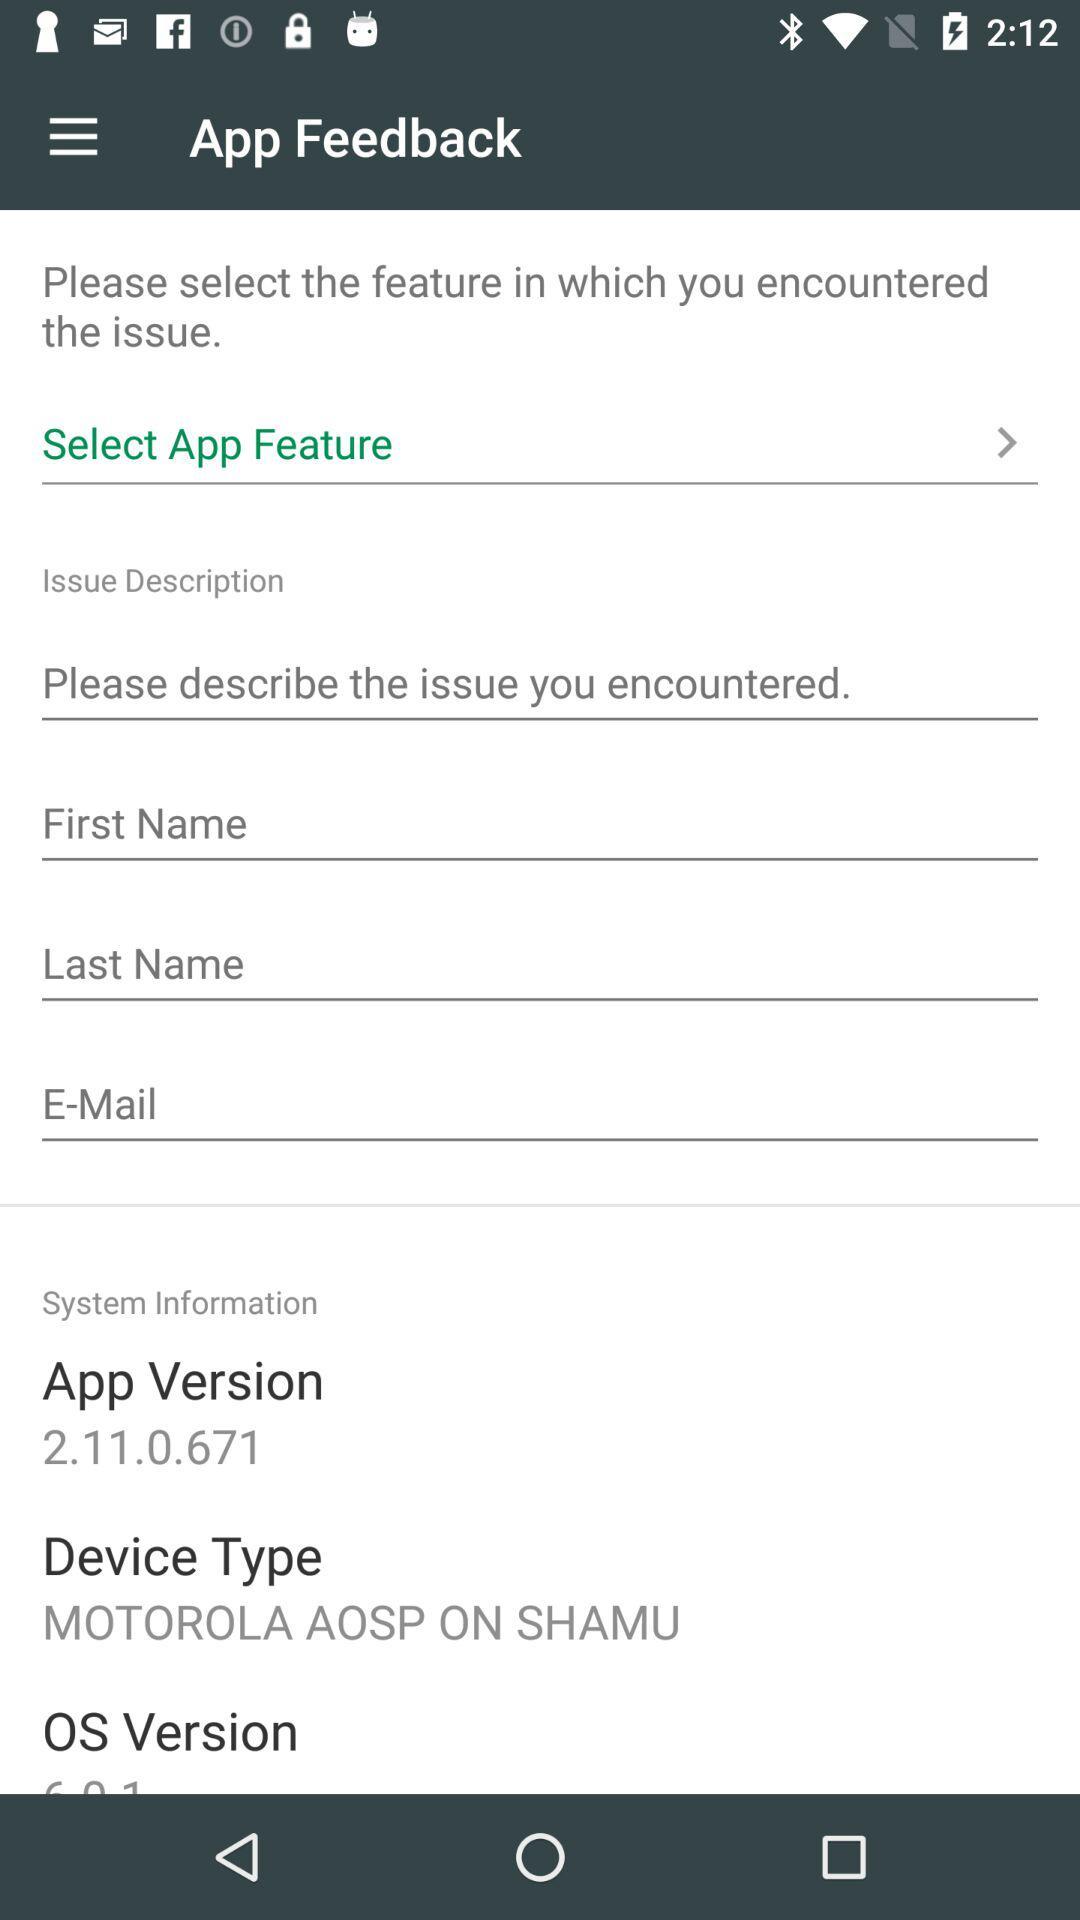 Image resolution: width=1080 pixels, height=1920 pixels. I want to click on your last name, so click(540, 965).